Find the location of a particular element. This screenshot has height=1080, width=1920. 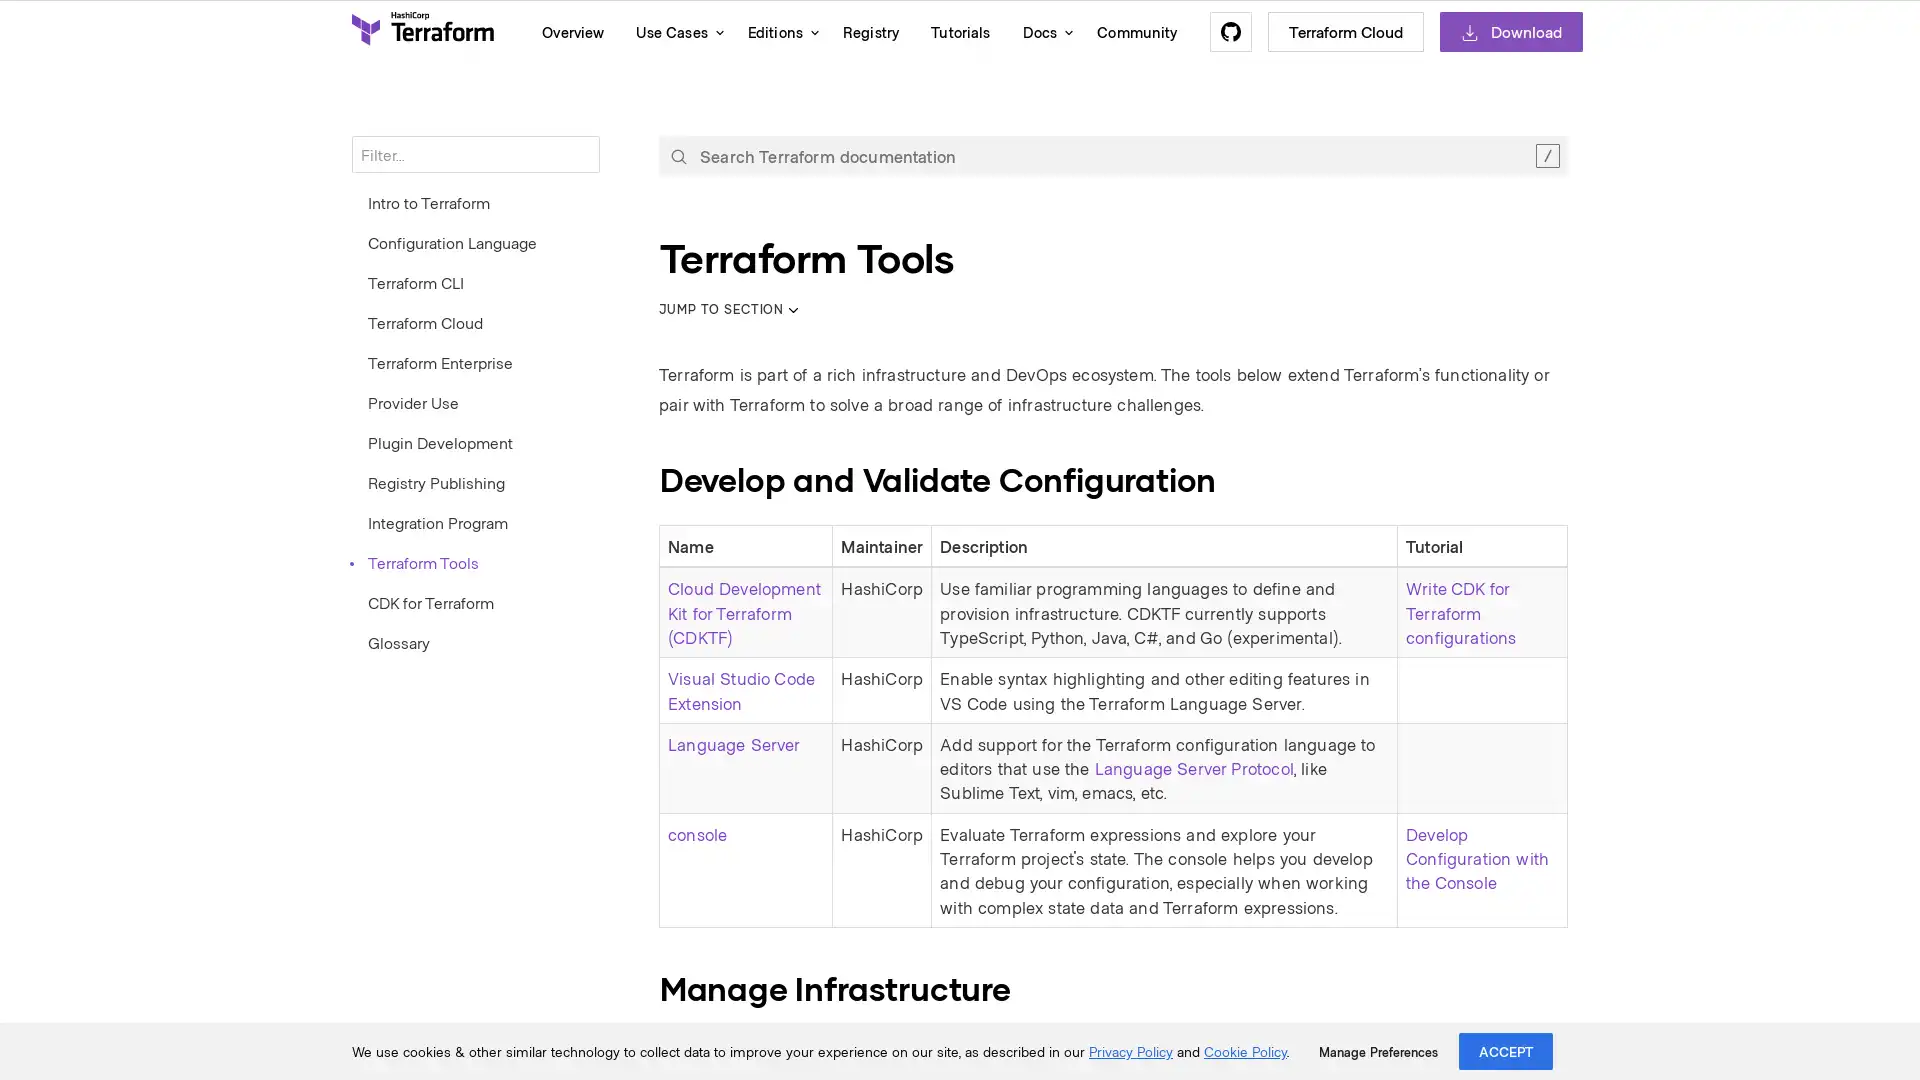

Use Cases is located at coordinates (675, 31).